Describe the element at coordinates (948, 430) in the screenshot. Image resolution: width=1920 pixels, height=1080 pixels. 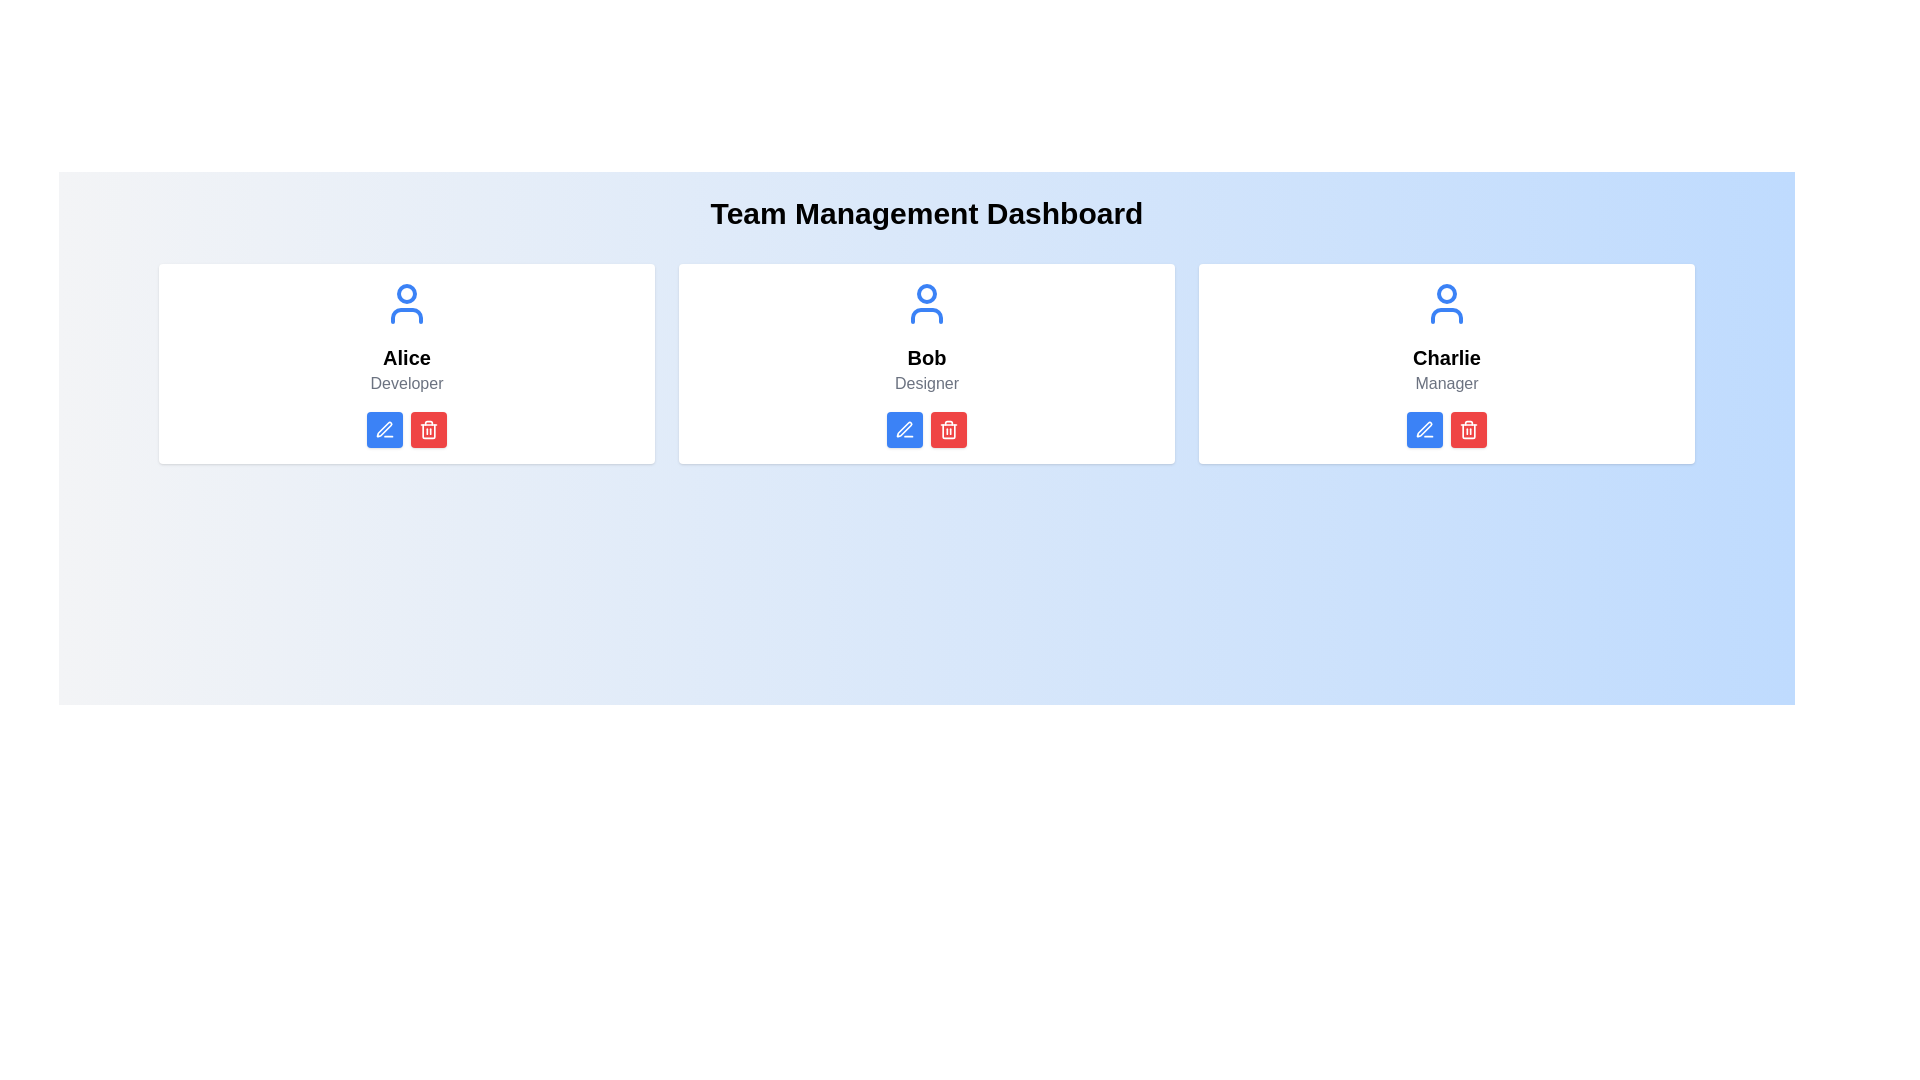
I see `the delete icon located at the top right of the lower action button group inside the central card of the layout` at that location.